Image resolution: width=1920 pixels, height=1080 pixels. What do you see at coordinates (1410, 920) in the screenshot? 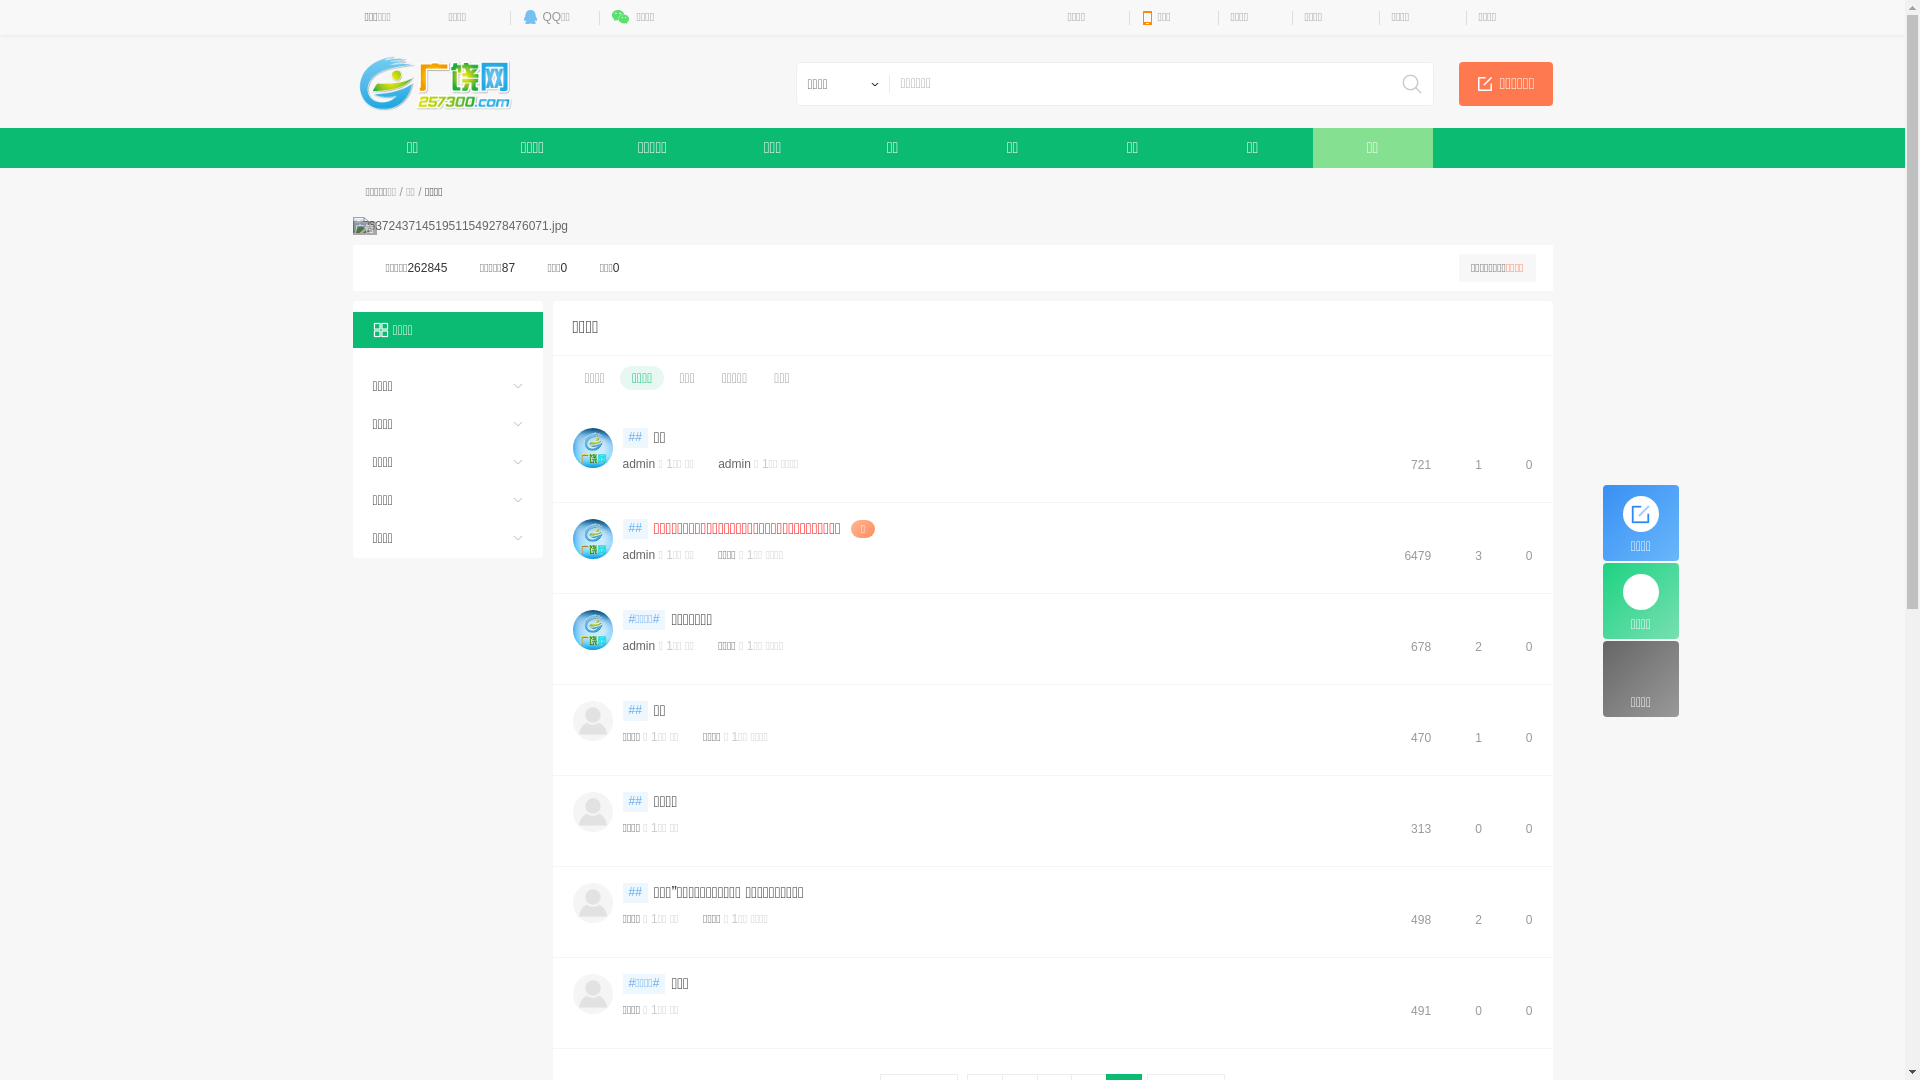
I see `'498'` at bounding box center [1410, 920].